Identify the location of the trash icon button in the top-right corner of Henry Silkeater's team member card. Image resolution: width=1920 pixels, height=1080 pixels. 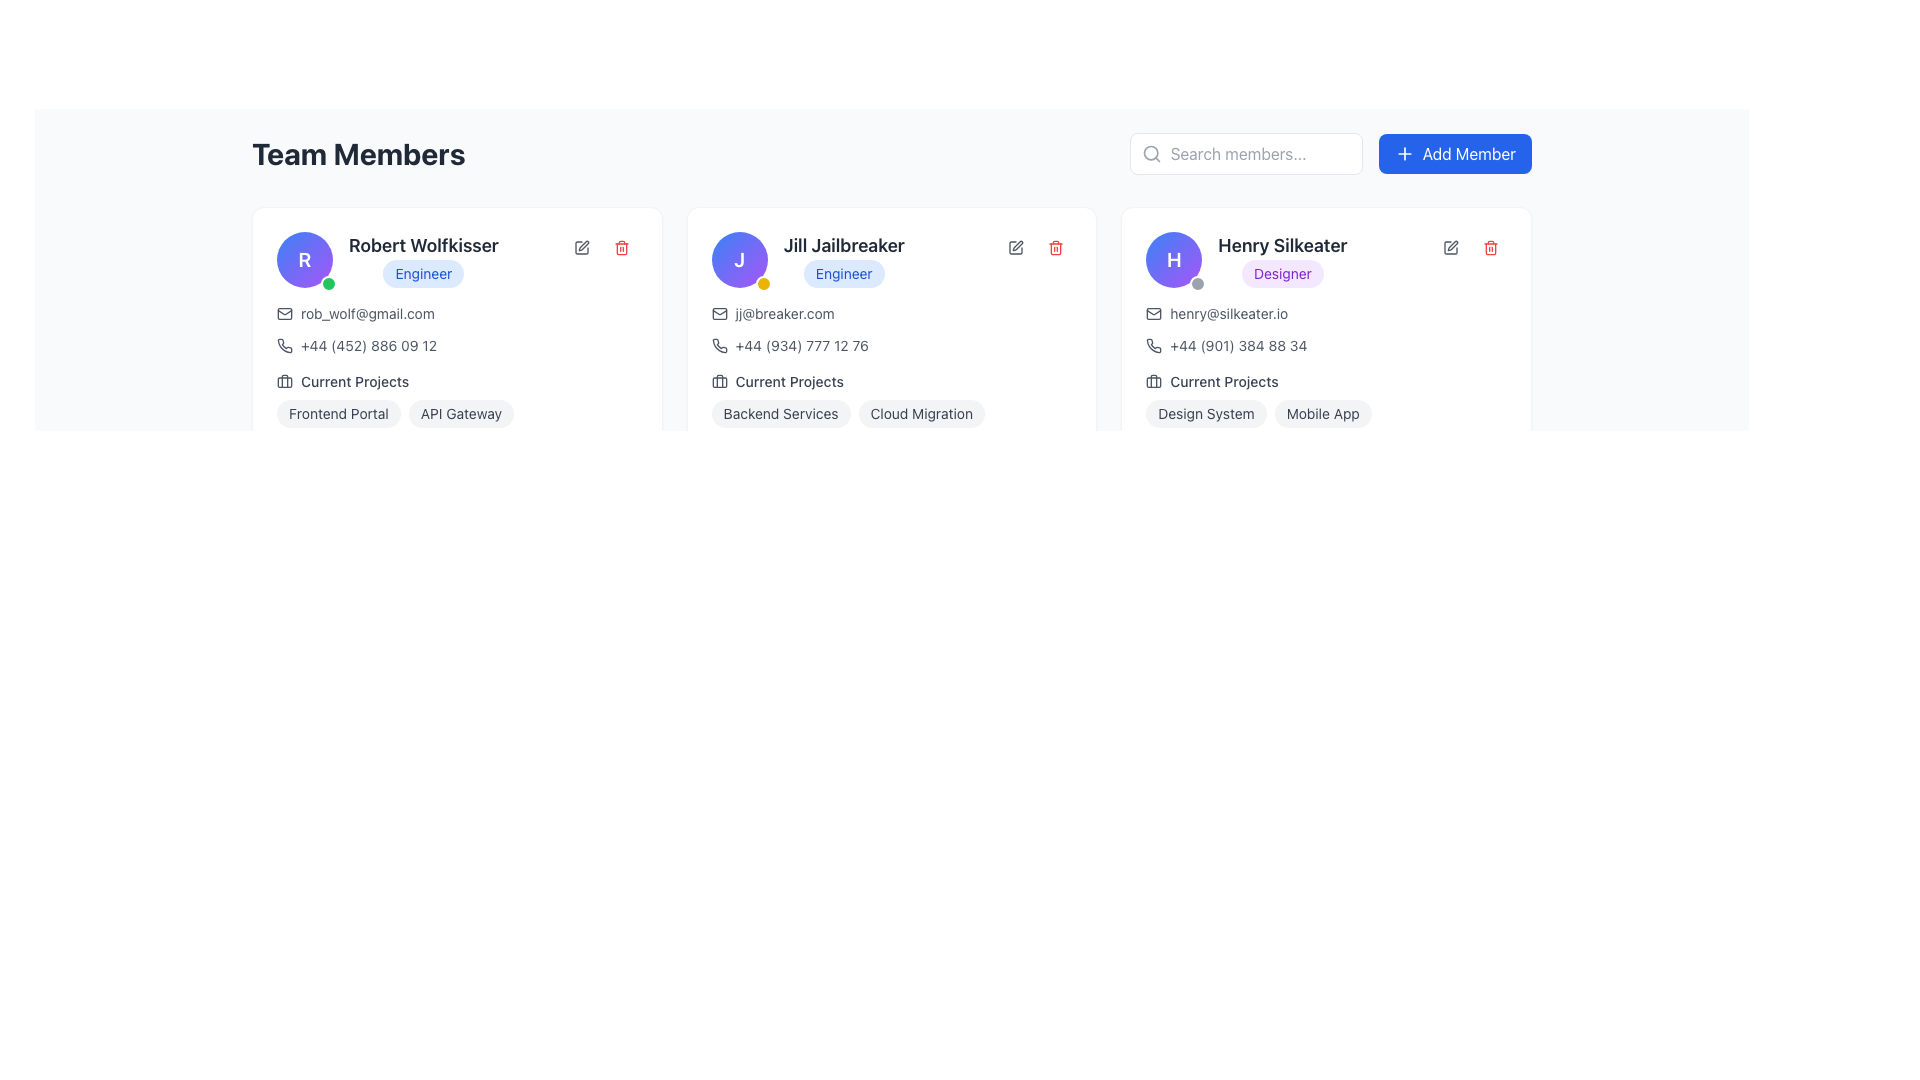
(1491, 246).